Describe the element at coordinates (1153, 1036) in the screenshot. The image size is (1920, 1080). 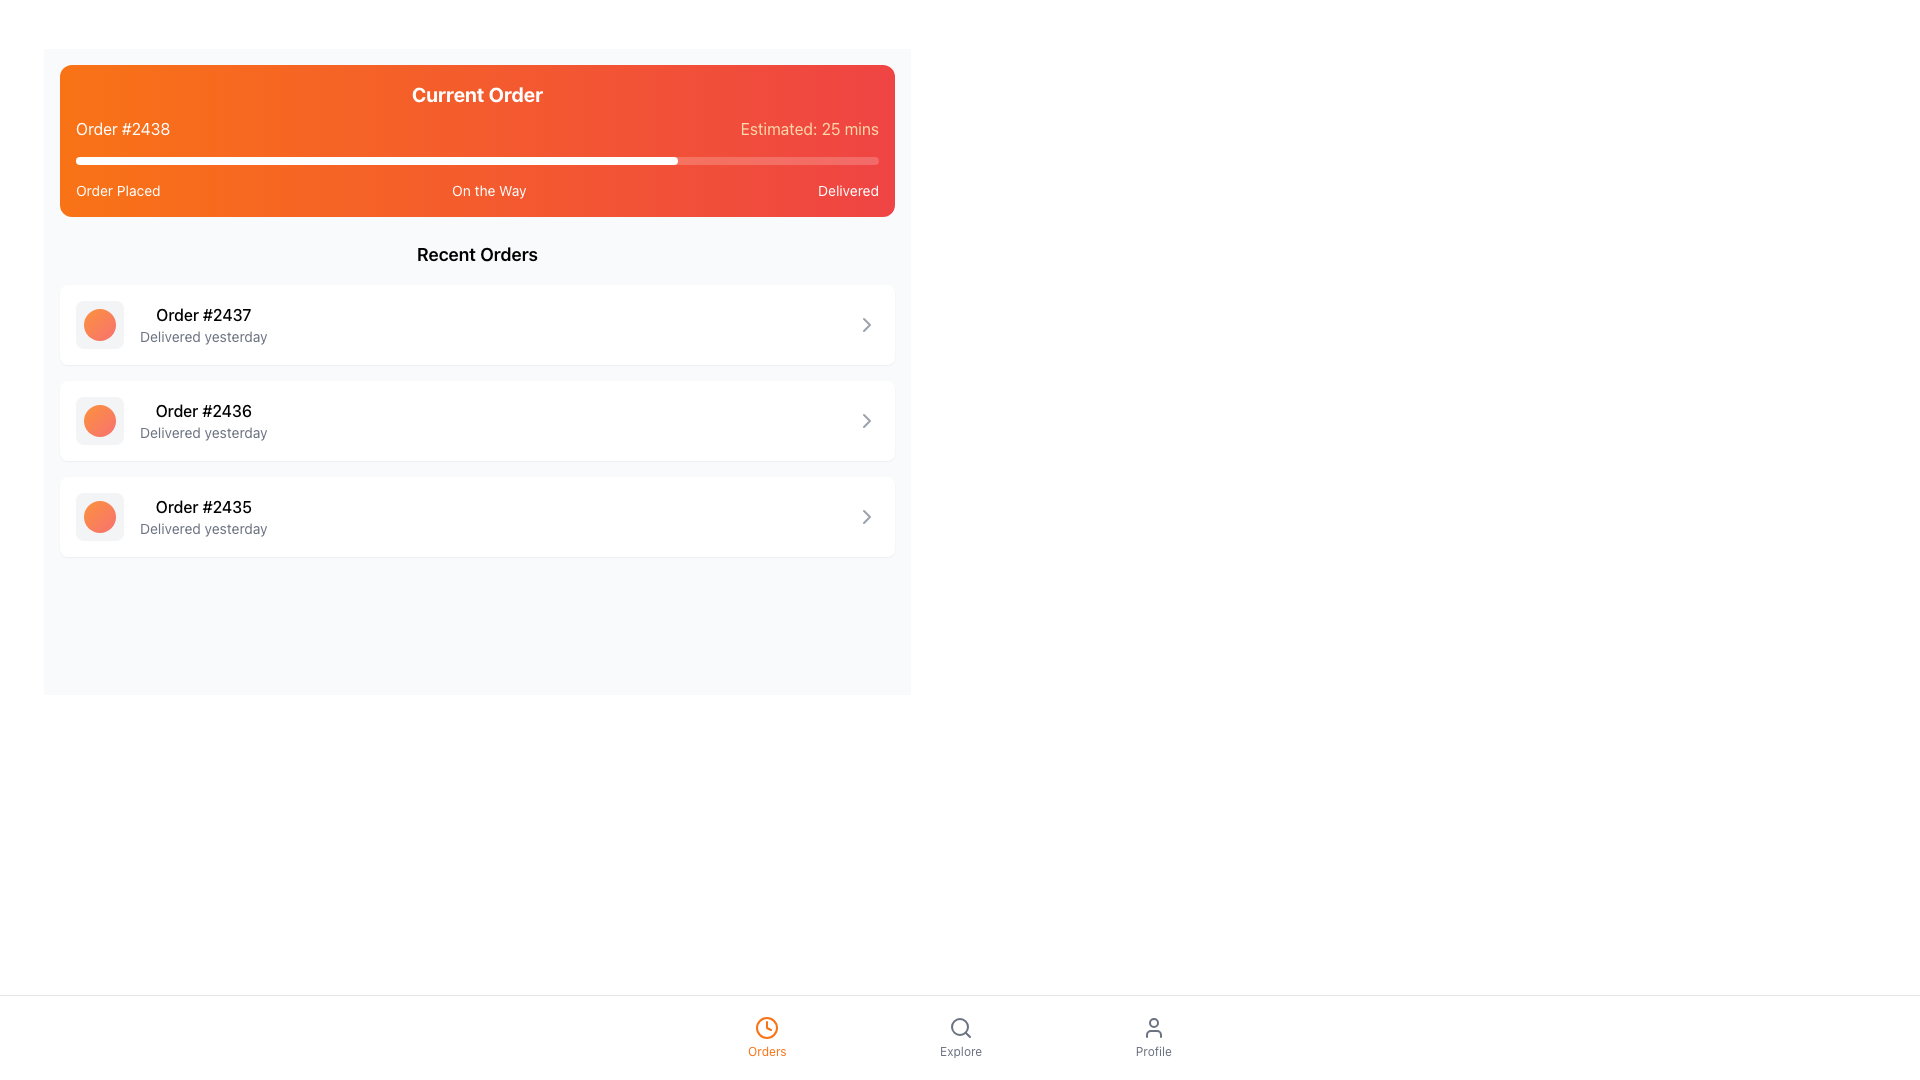
I see `the 'Profile' button at the bottom-right corner of the interface` at that location.